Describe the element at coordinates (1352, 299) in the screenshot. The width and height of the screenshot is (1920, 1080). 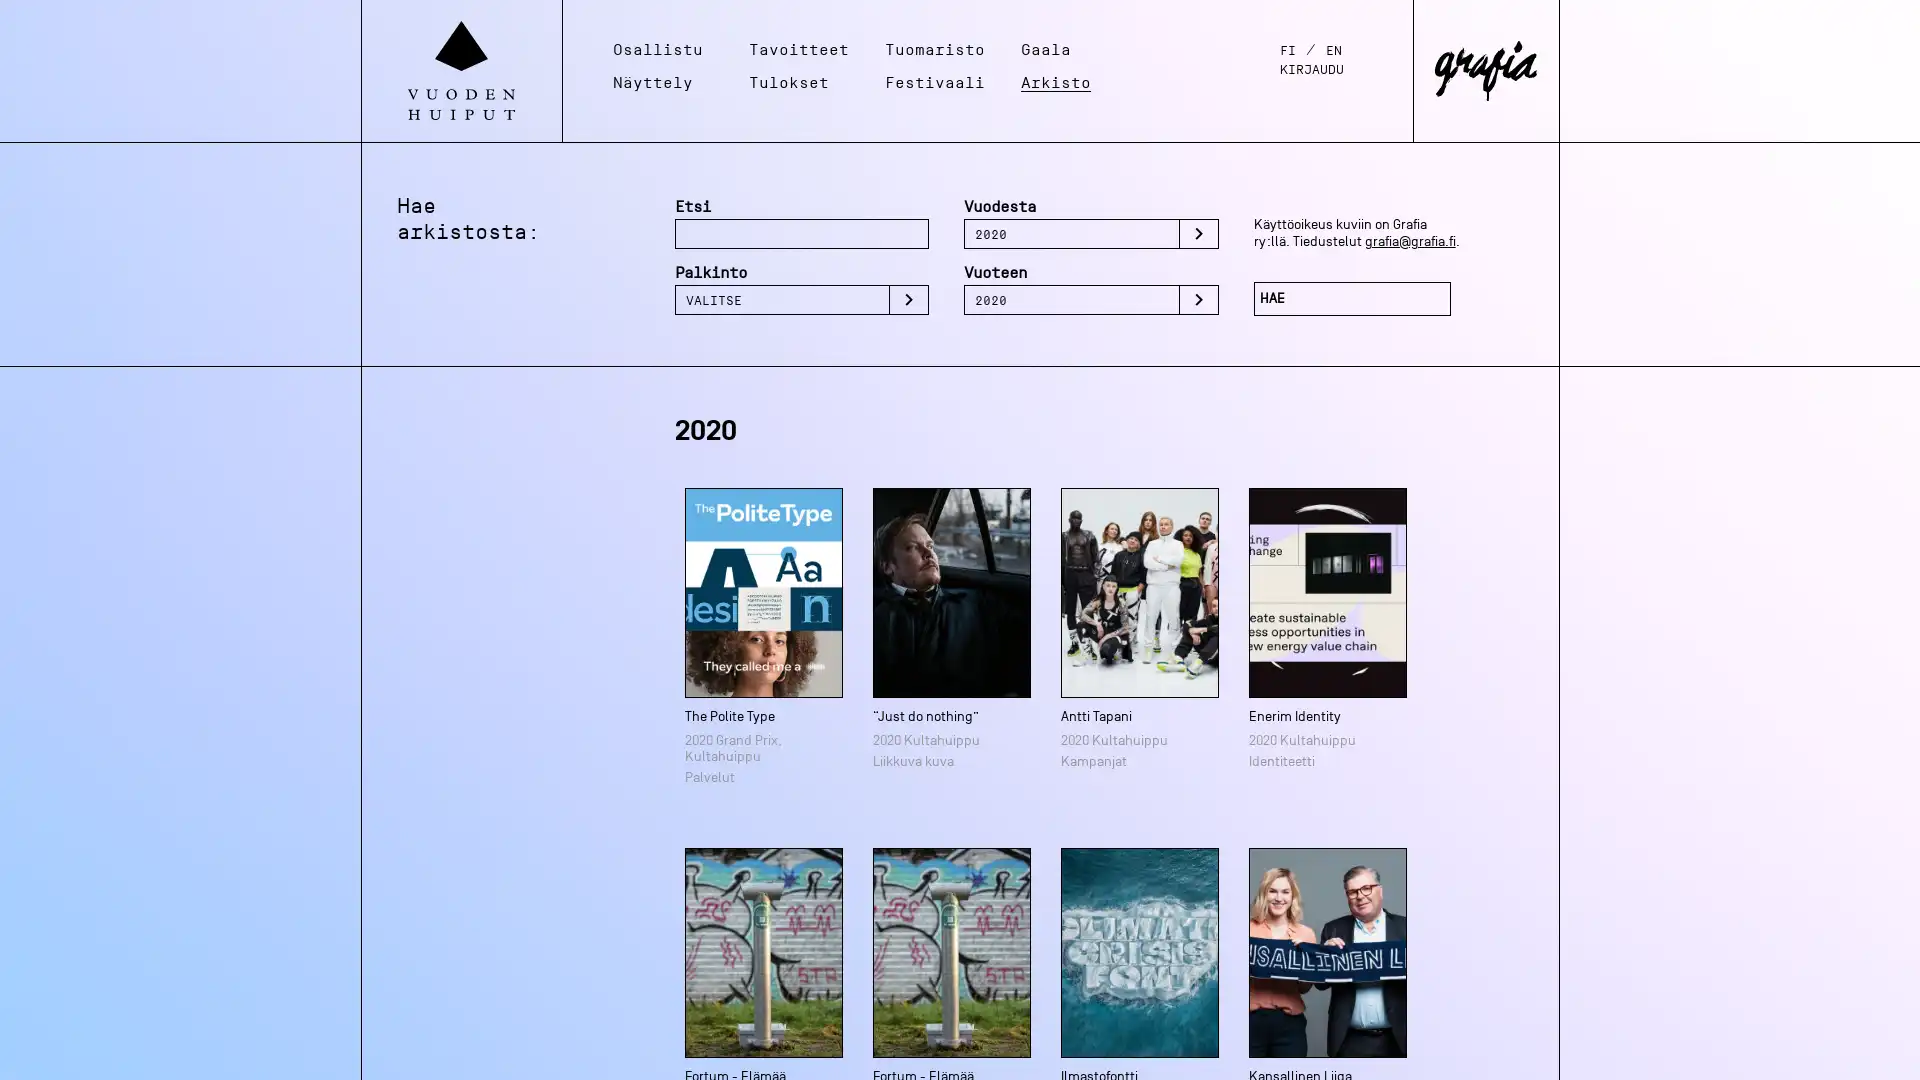
I see `HAE` at that location.